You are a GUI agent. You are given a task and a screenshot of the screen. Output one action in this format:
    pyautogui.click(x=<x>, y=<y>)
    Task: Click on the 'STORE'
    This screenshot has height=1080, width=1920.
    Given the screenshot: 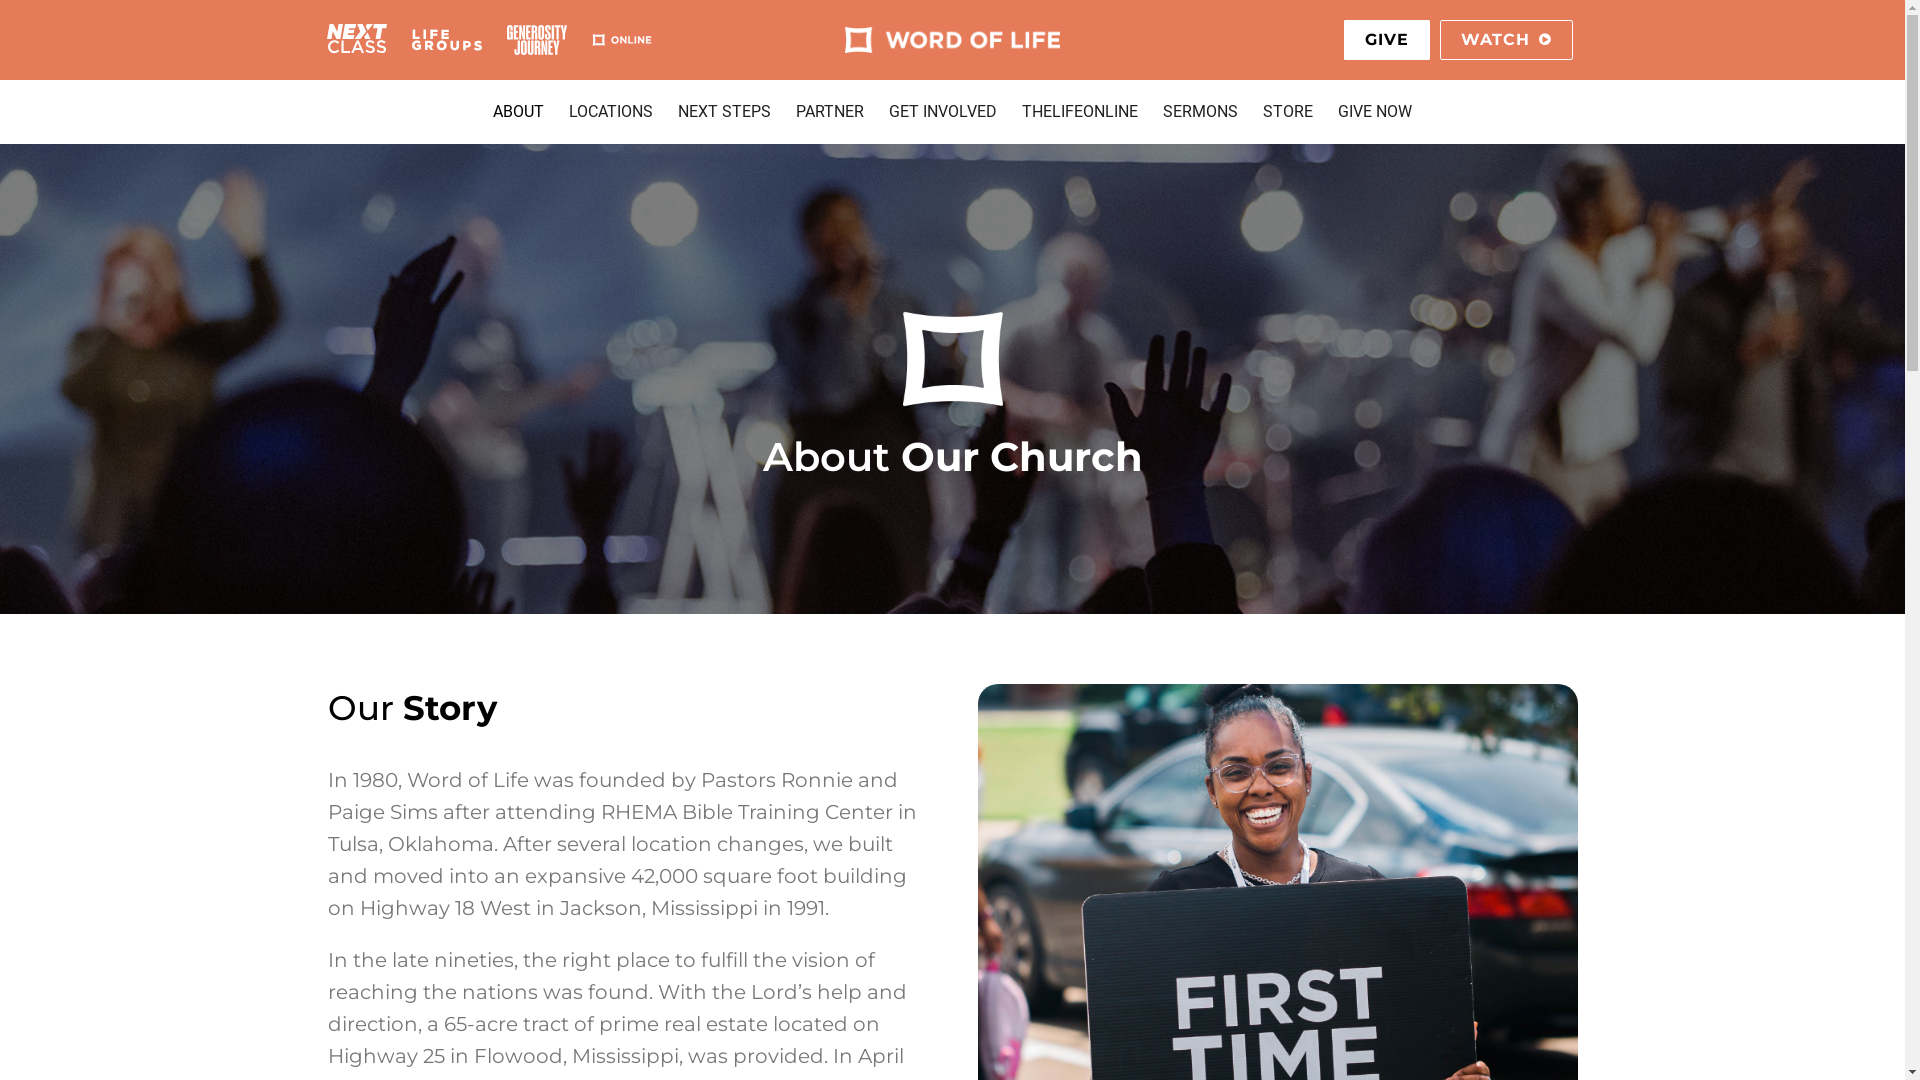 What is the action you would take?
    pyautogui.click(x=1287, y=111)
    